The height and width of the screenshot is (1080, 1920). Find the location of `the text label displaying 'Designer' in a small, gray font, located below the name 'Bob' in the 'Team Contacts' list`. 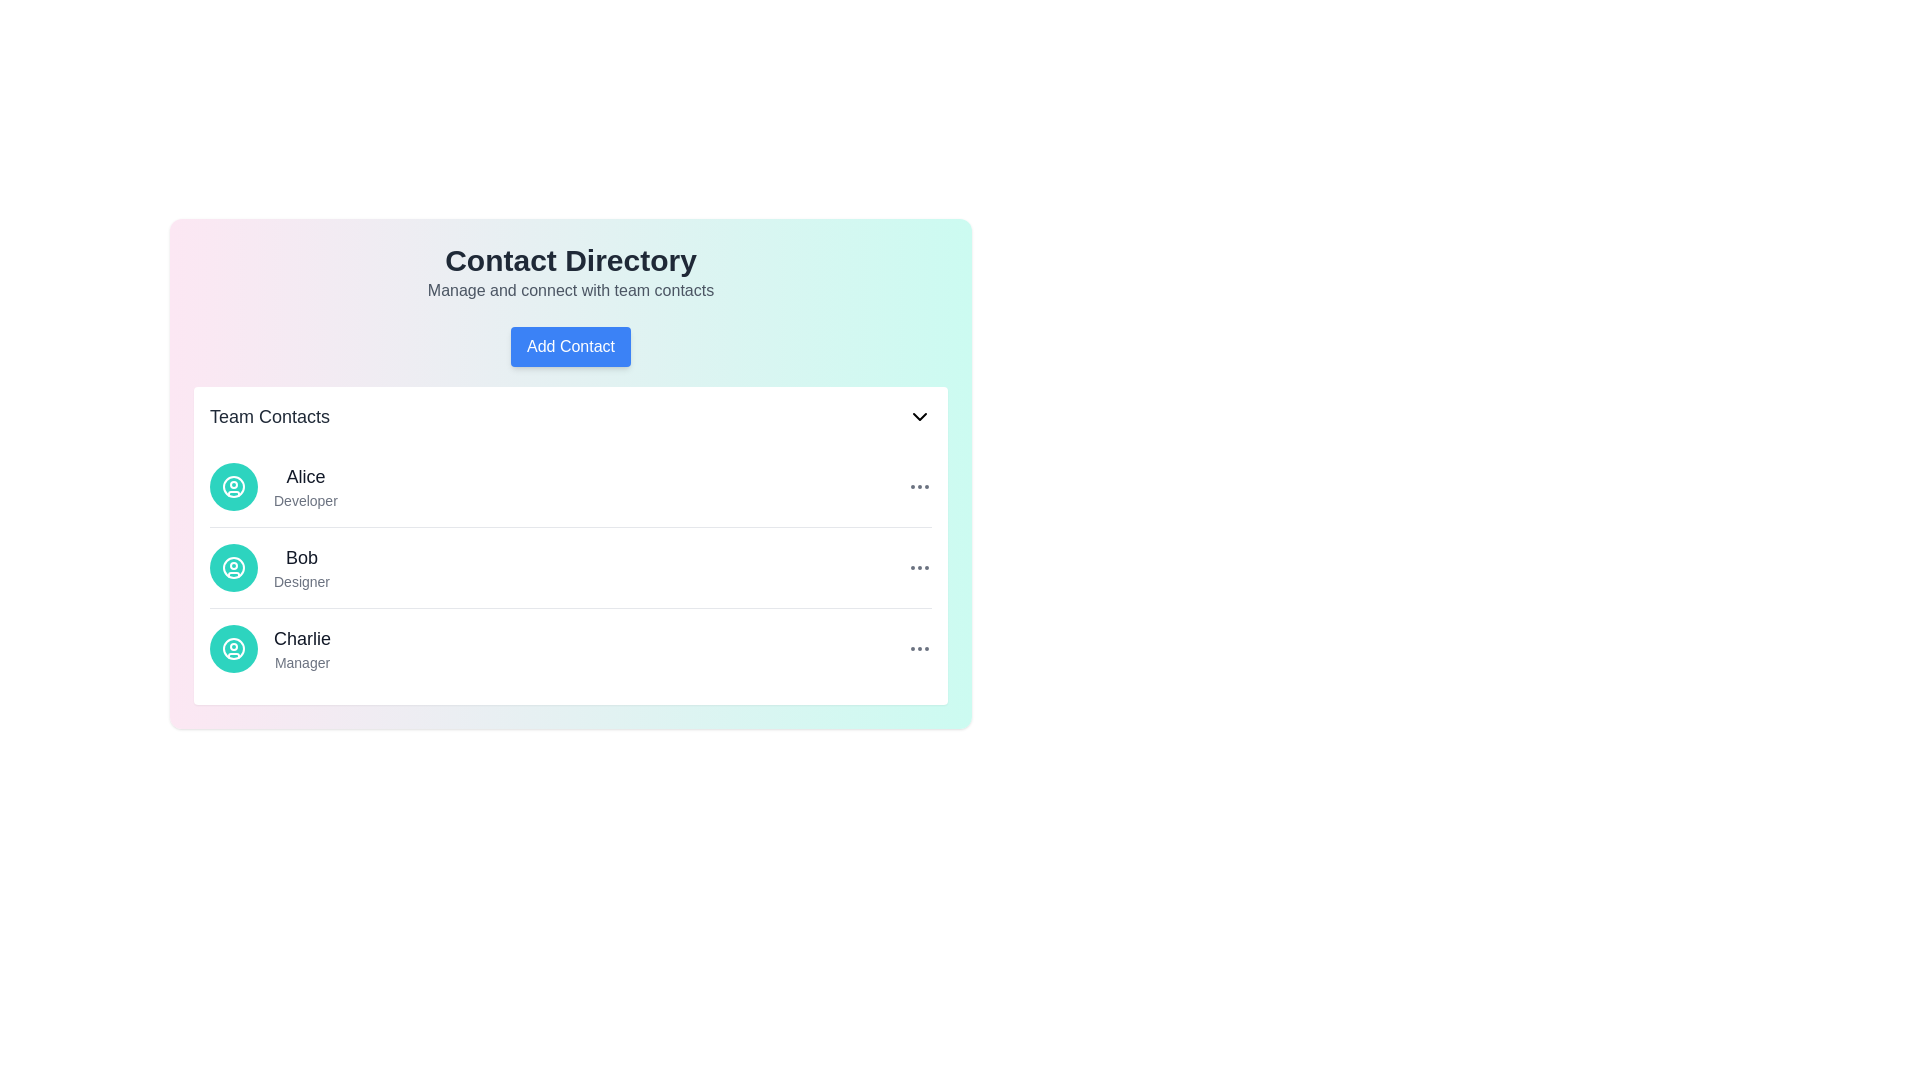

the text label displaying 'Designer' in a small, gray font, located below the name 'Bob' in the 'Team Contacts' list is located at coordinates (301, 582).